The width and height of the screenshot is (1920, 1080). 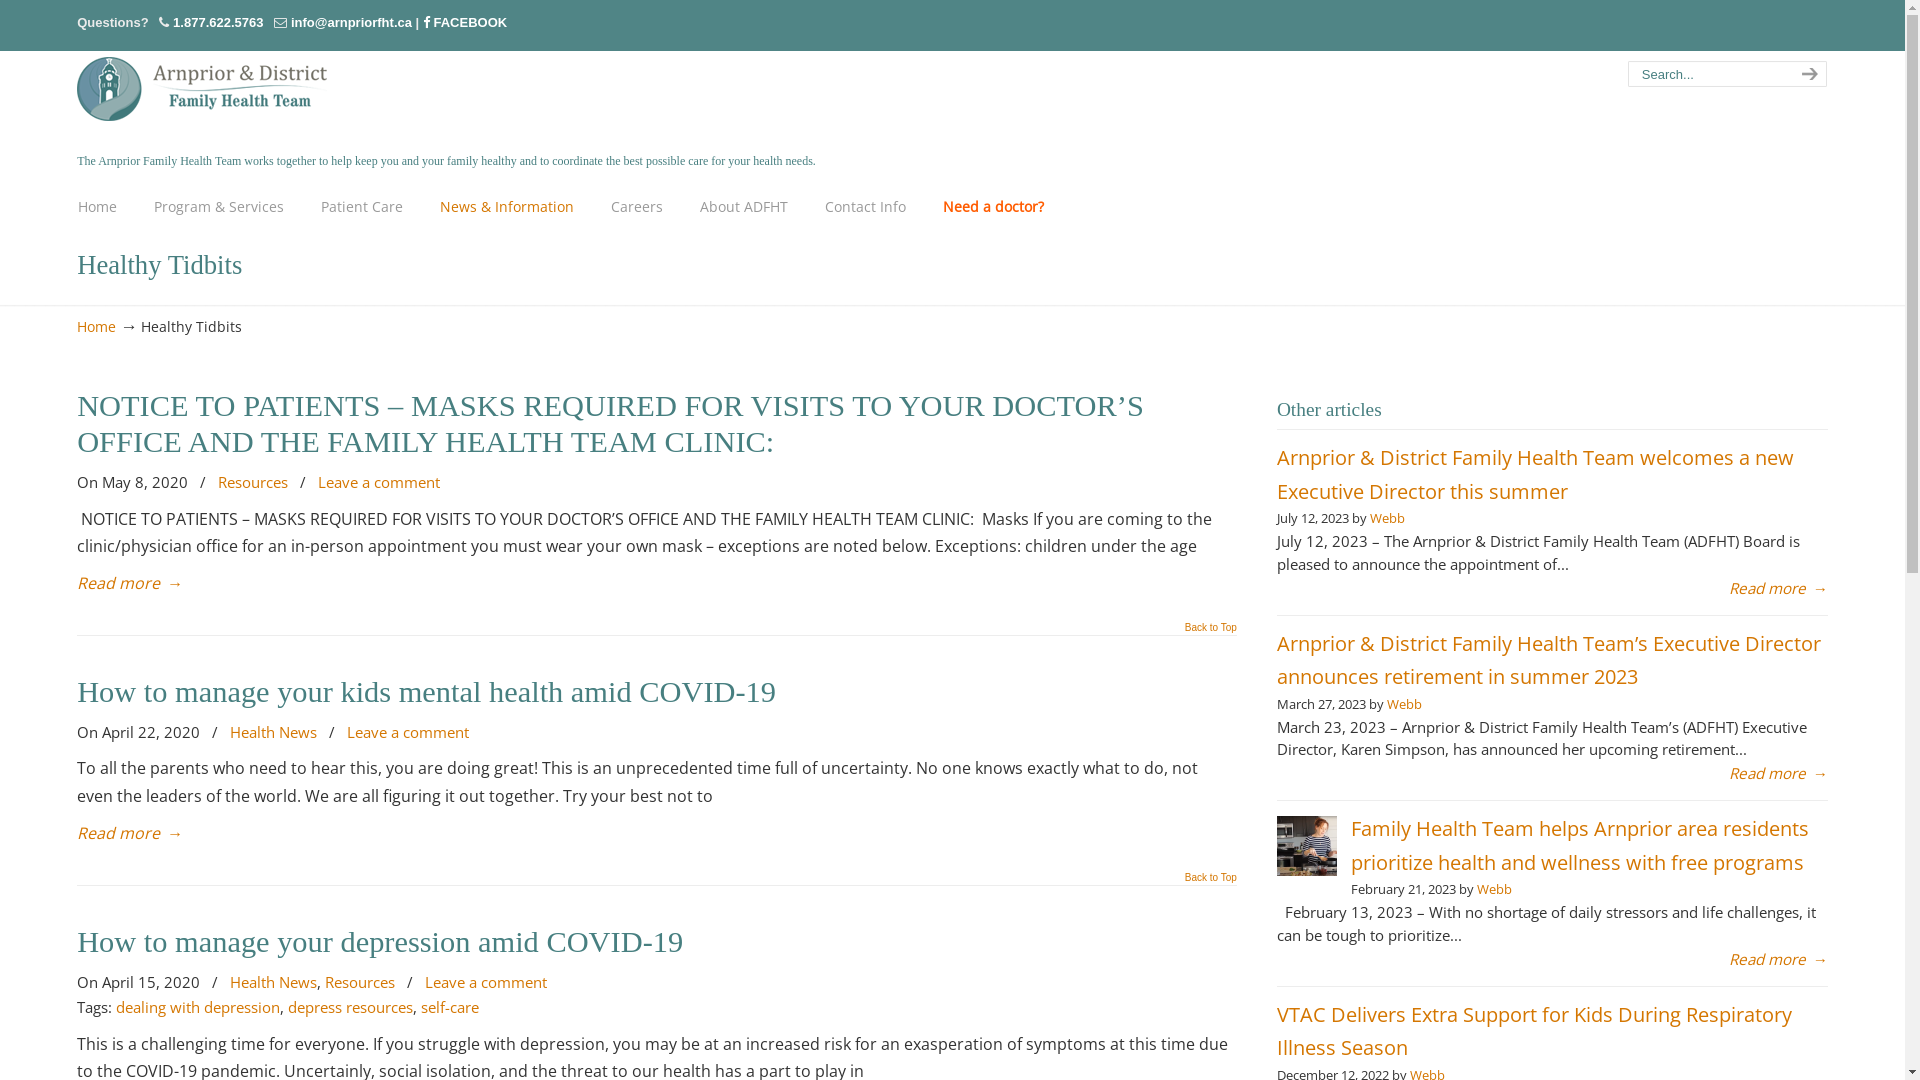 What do you see at coordinates (217, 22) in the screenshot?
I see `'1.877.622.5763'` at bounding box center [217, 22].